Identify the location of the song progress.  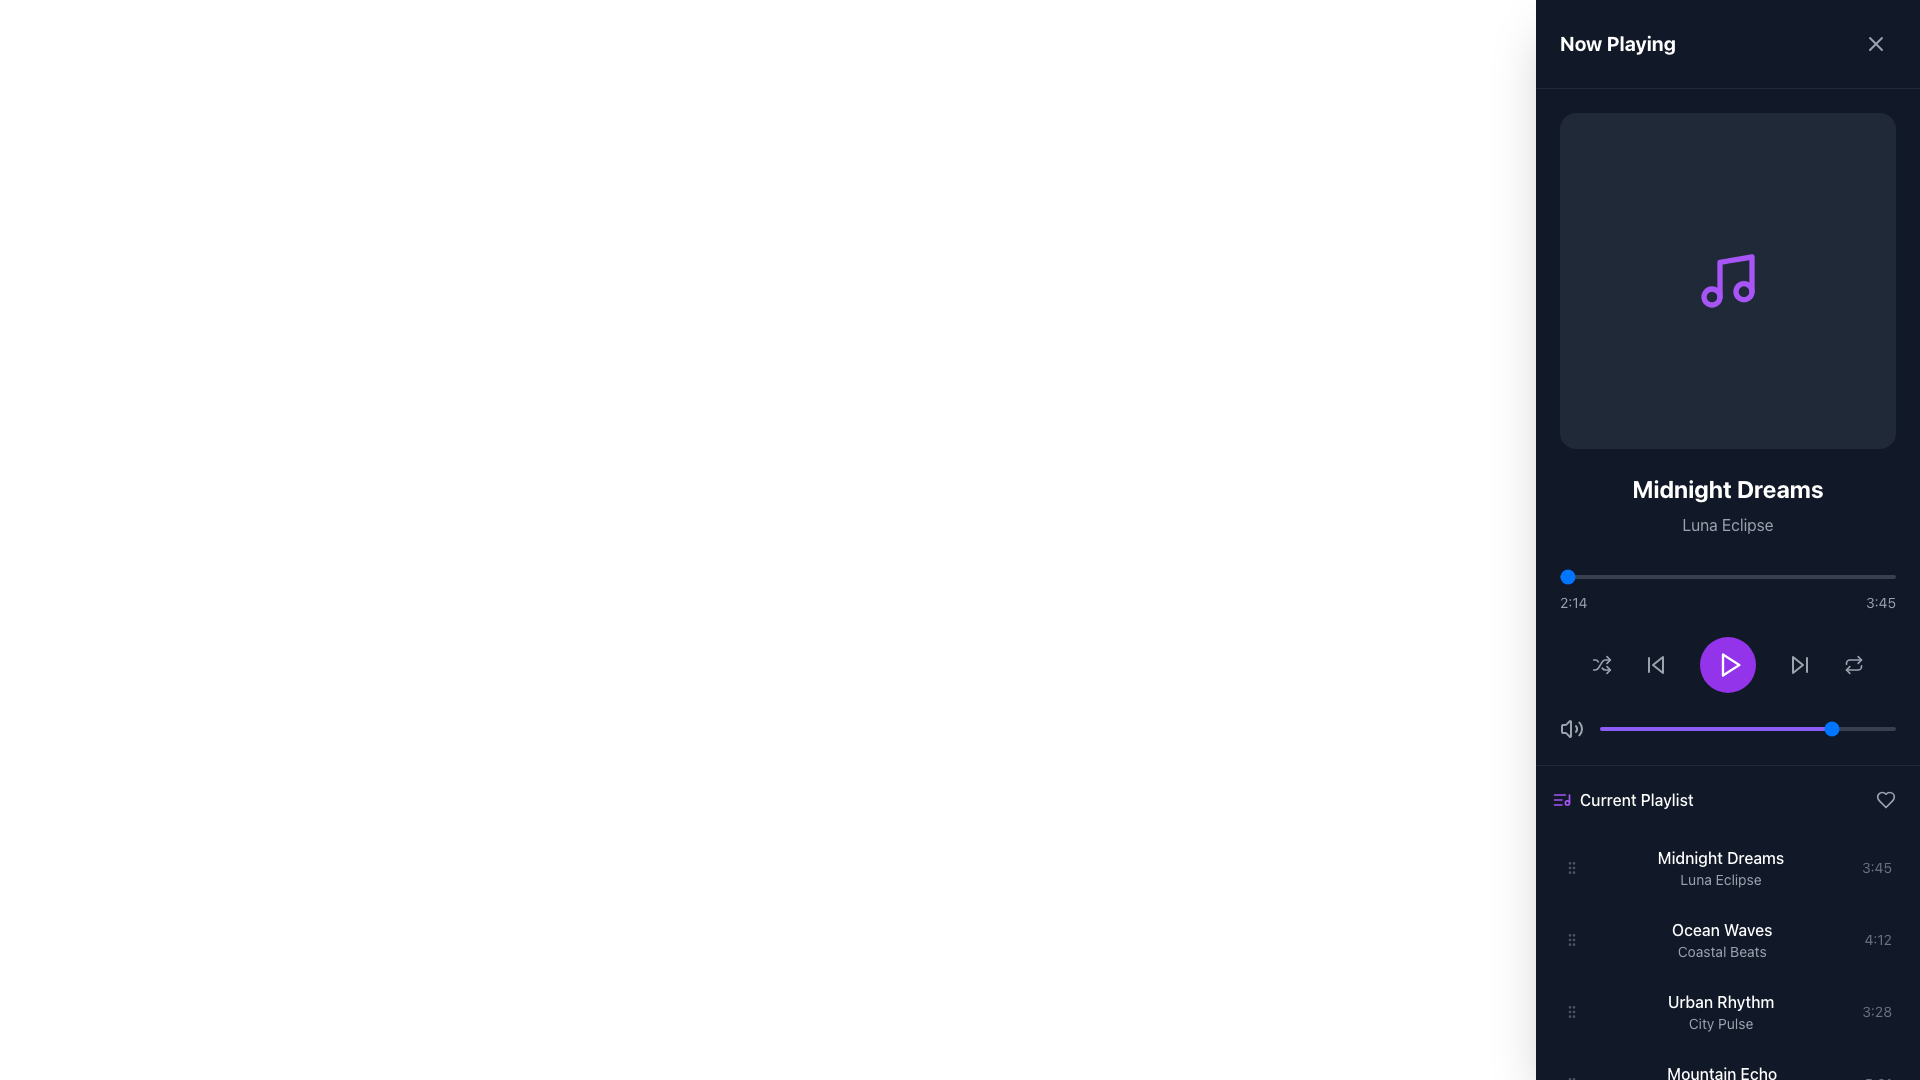
(1565, 577).